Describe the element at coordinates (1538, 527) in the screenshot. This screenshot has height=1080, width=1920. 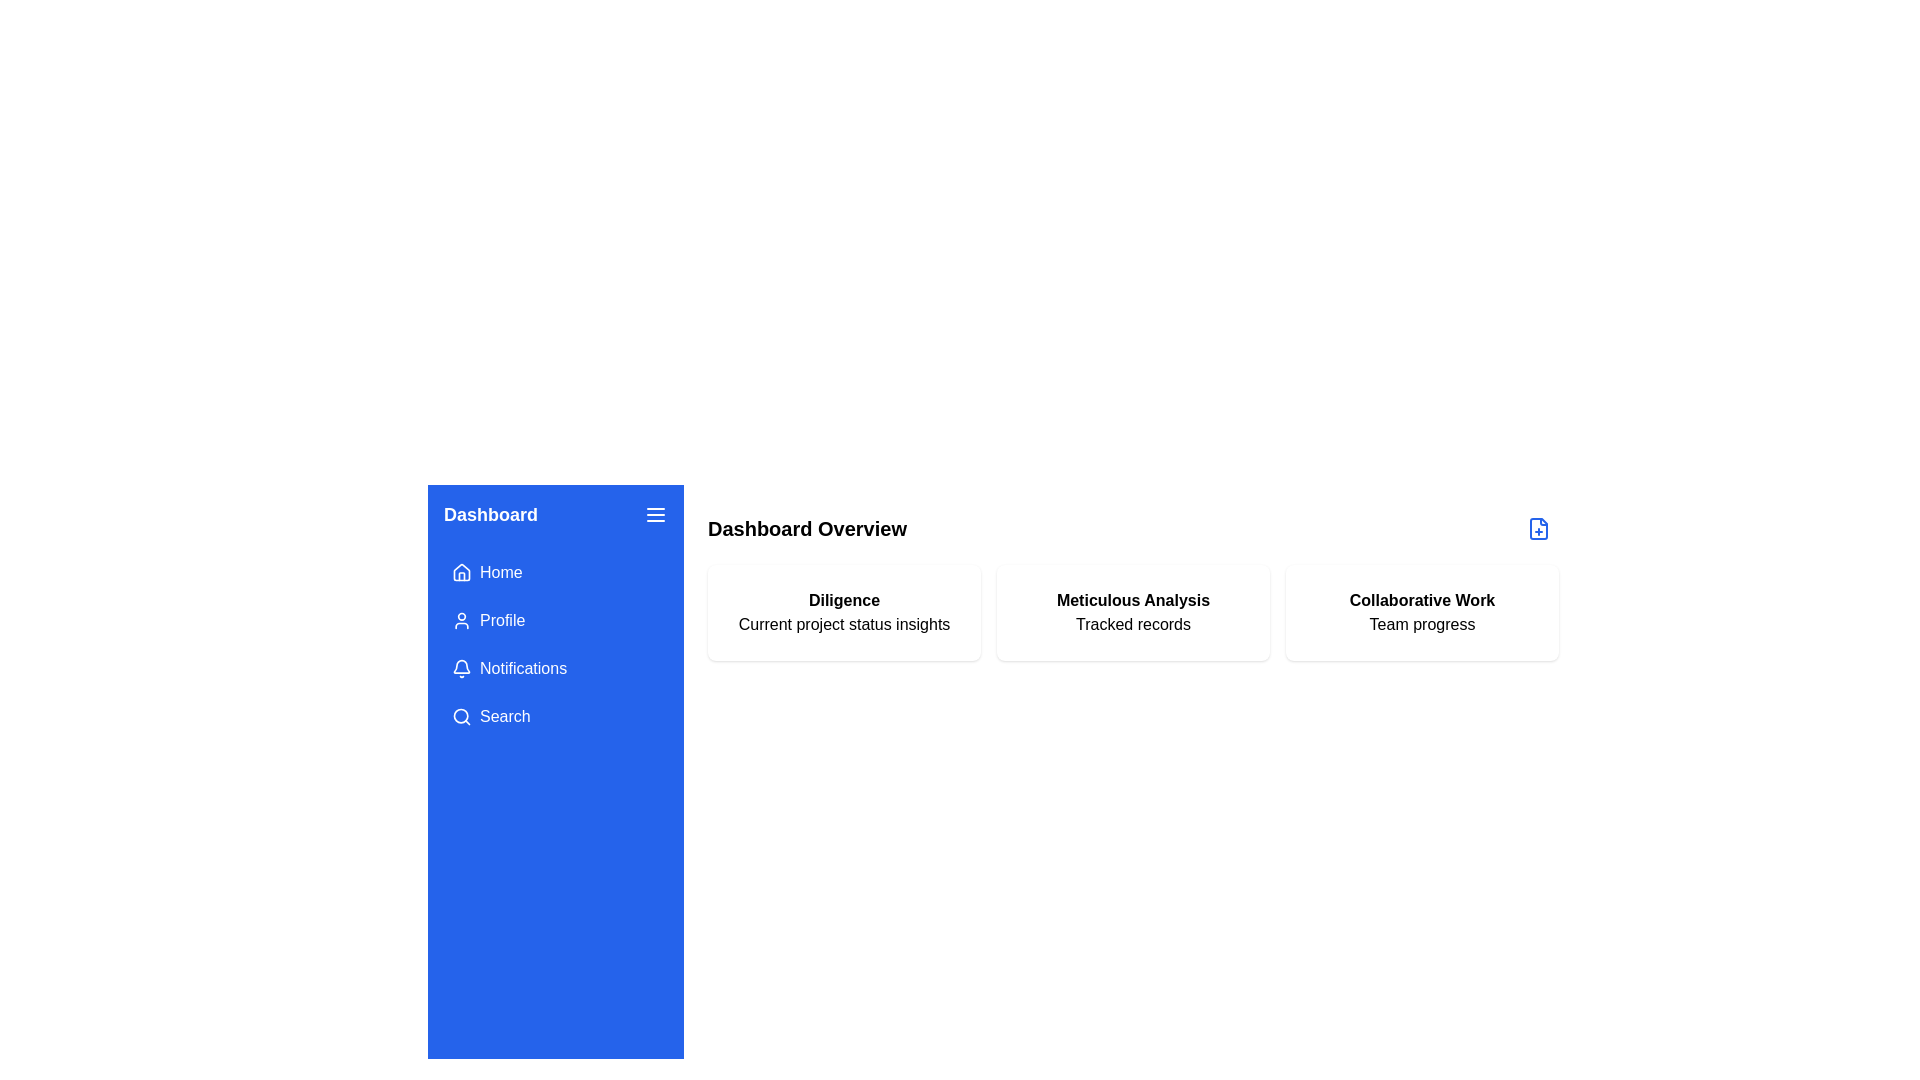
I see `the file-plus icon located at the top-right corner of the page, which indicates an action related to adding or creating a new file` at that location.